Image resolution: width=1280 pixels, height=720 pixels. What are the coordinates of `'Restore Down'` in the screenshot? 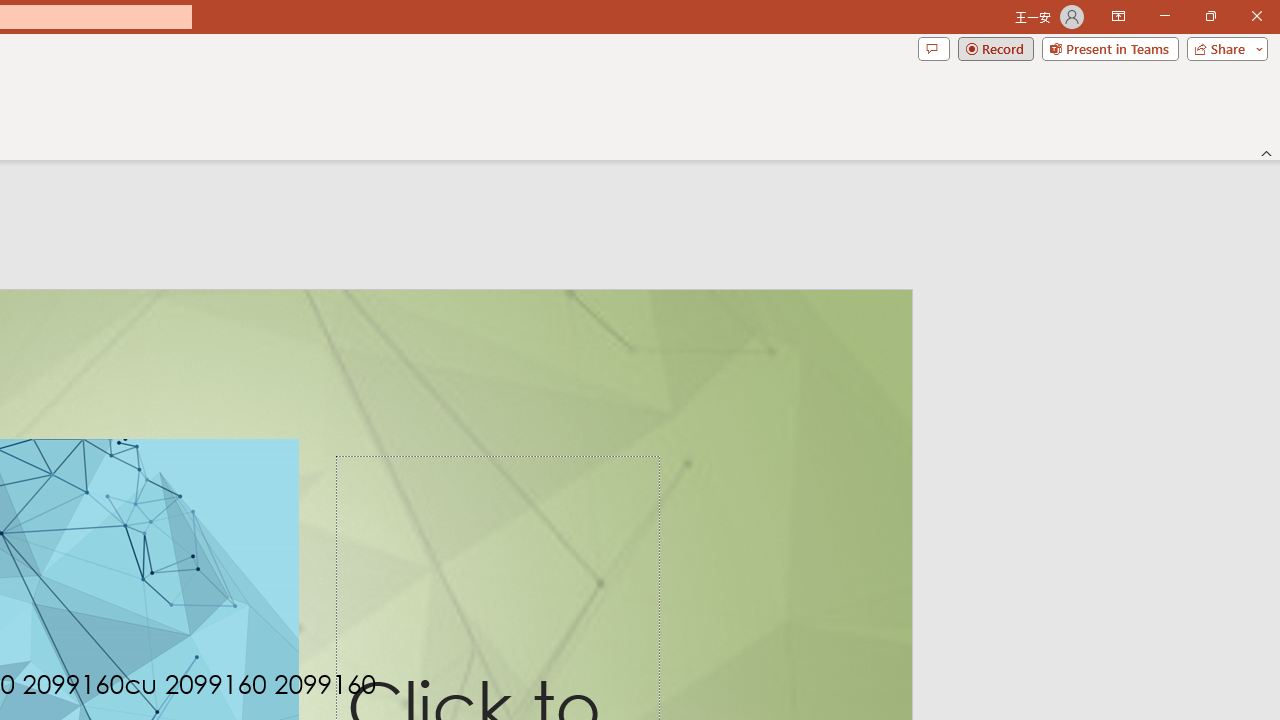 It's located at (1209, 16).